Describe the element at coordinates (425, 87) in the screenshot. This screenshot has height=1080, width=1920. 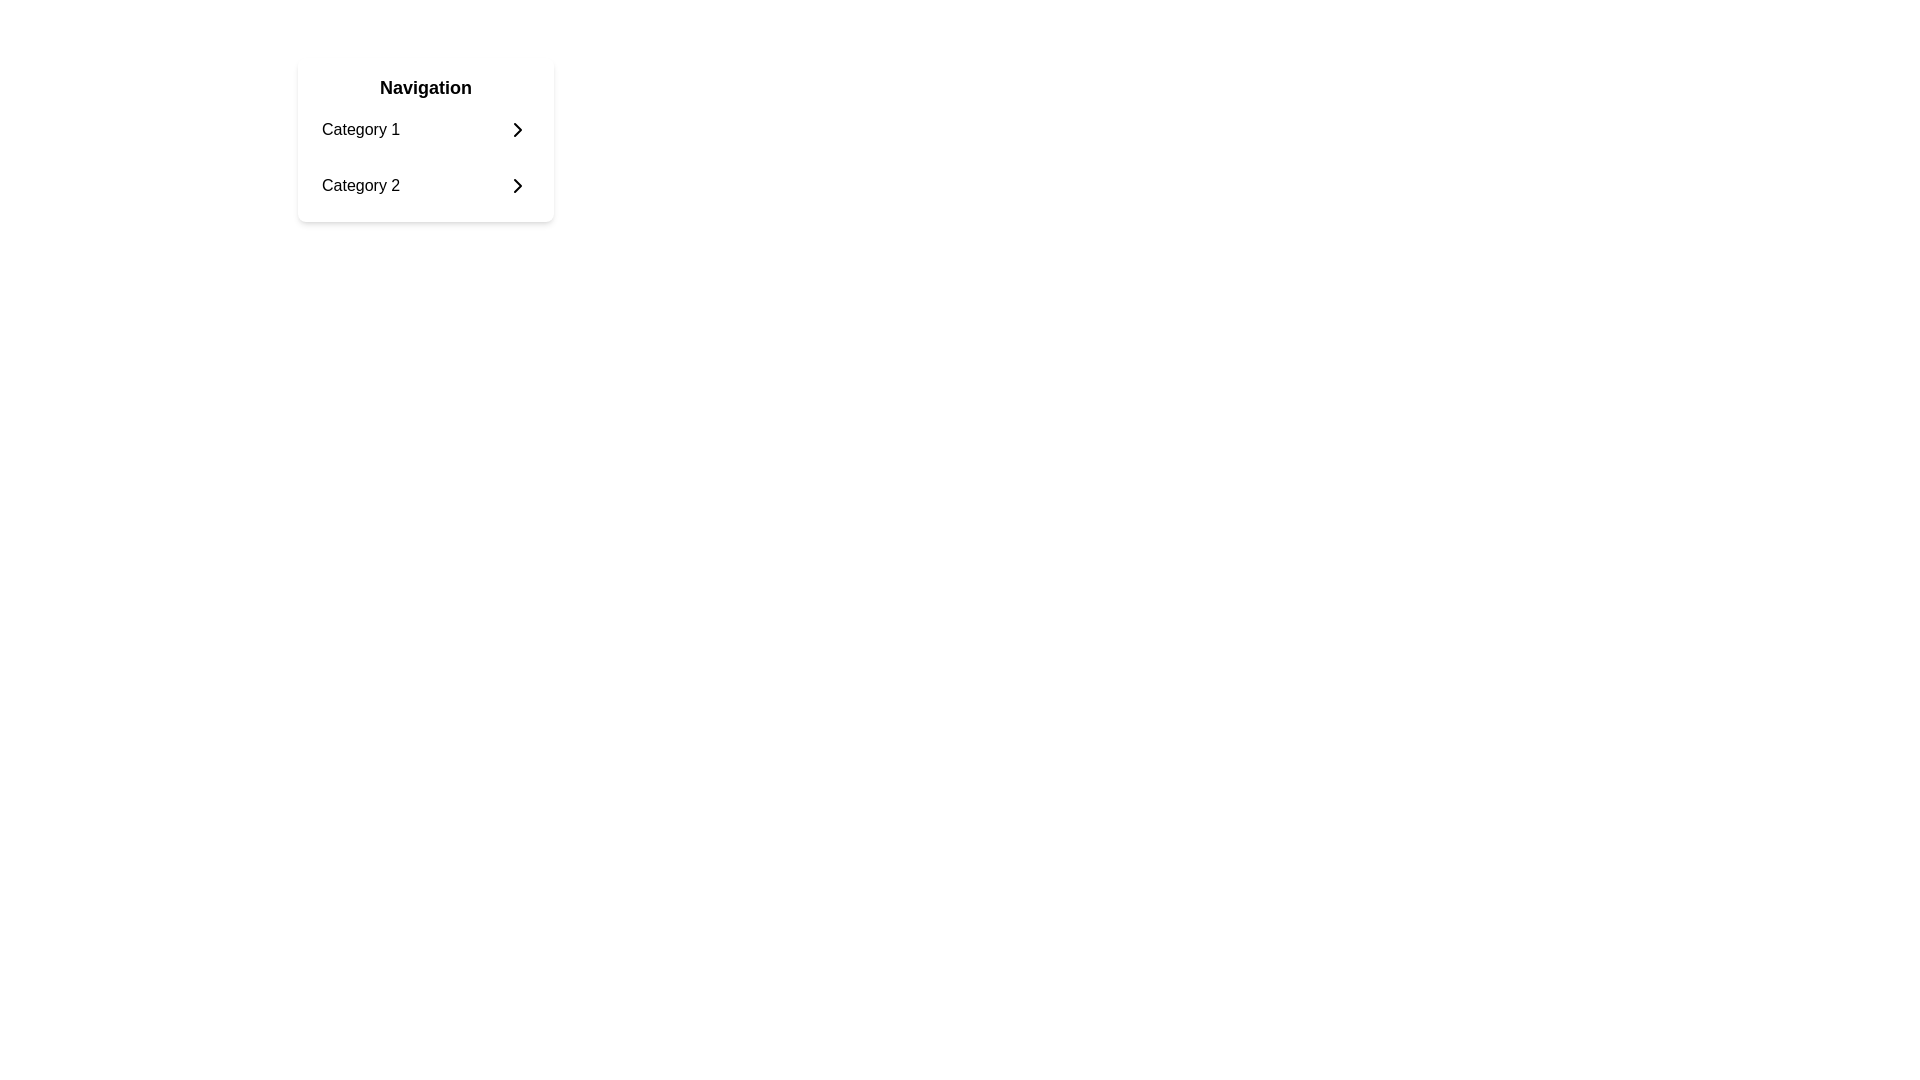
I see `the static text label that serves as a header for the associated section containing additional list items or categories, located at the top of a white card` at that location.